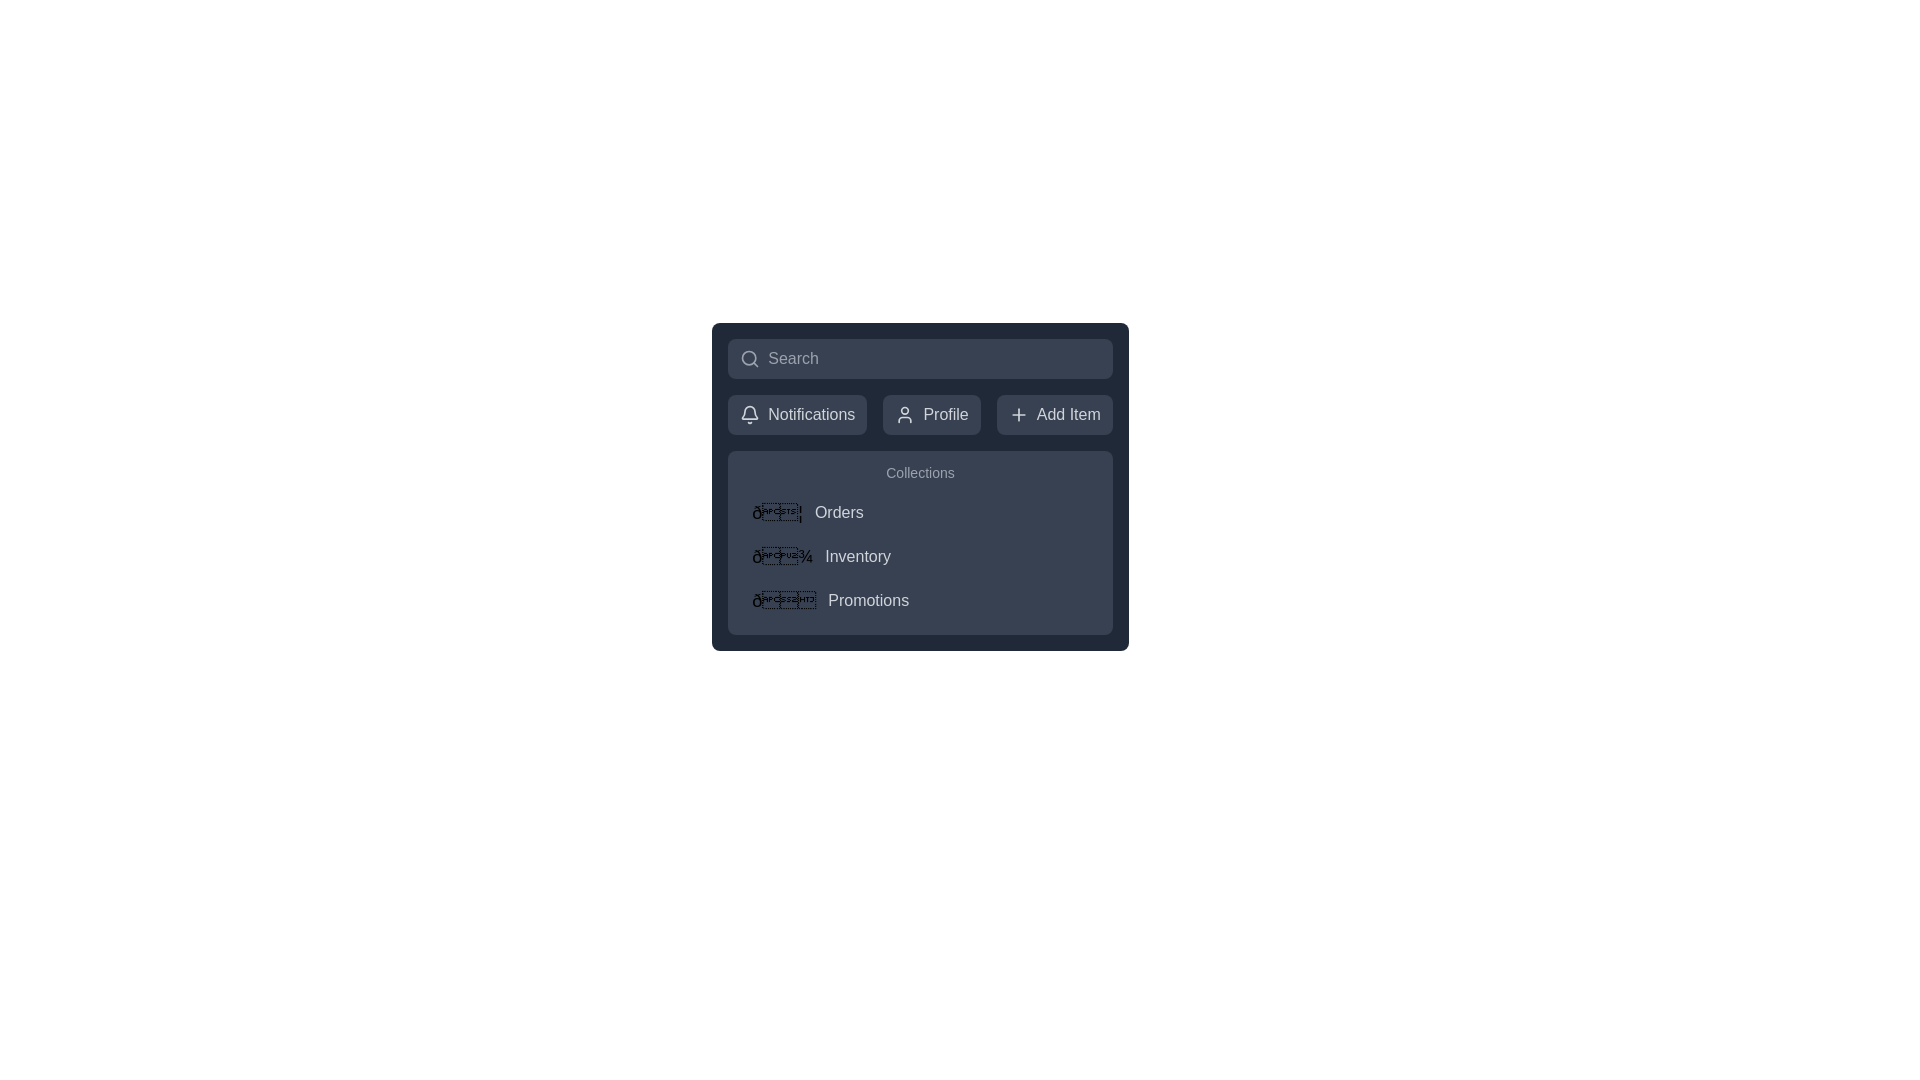  I want to click on the 'Add Item' button, which is a rectangular button with a dark gray background and a white plus icon, located under the top navigation section as the third button from the left, so click(1053, 414).